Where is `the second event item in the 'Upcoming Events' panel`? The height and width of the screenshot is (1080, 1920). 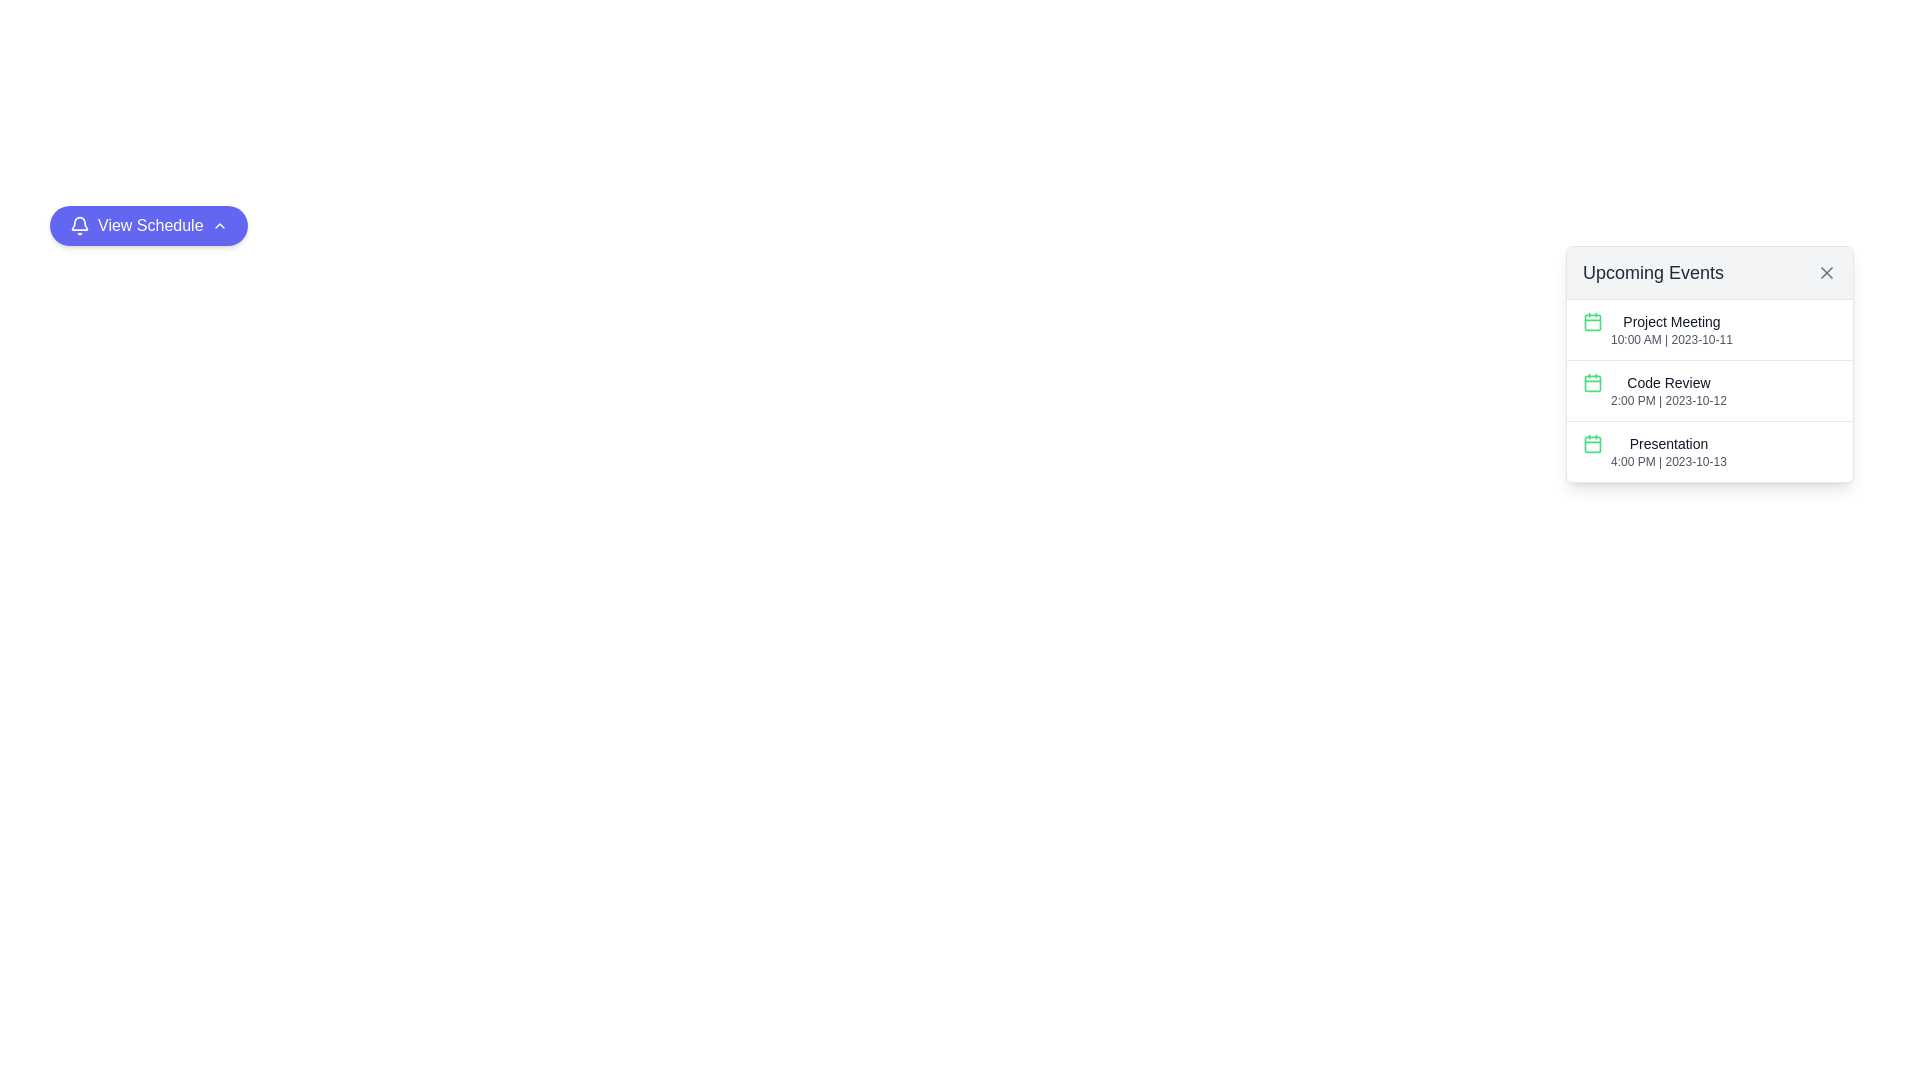 the second event item in the 'Upcoming Events' panel is located at coordinates (1708, 364).